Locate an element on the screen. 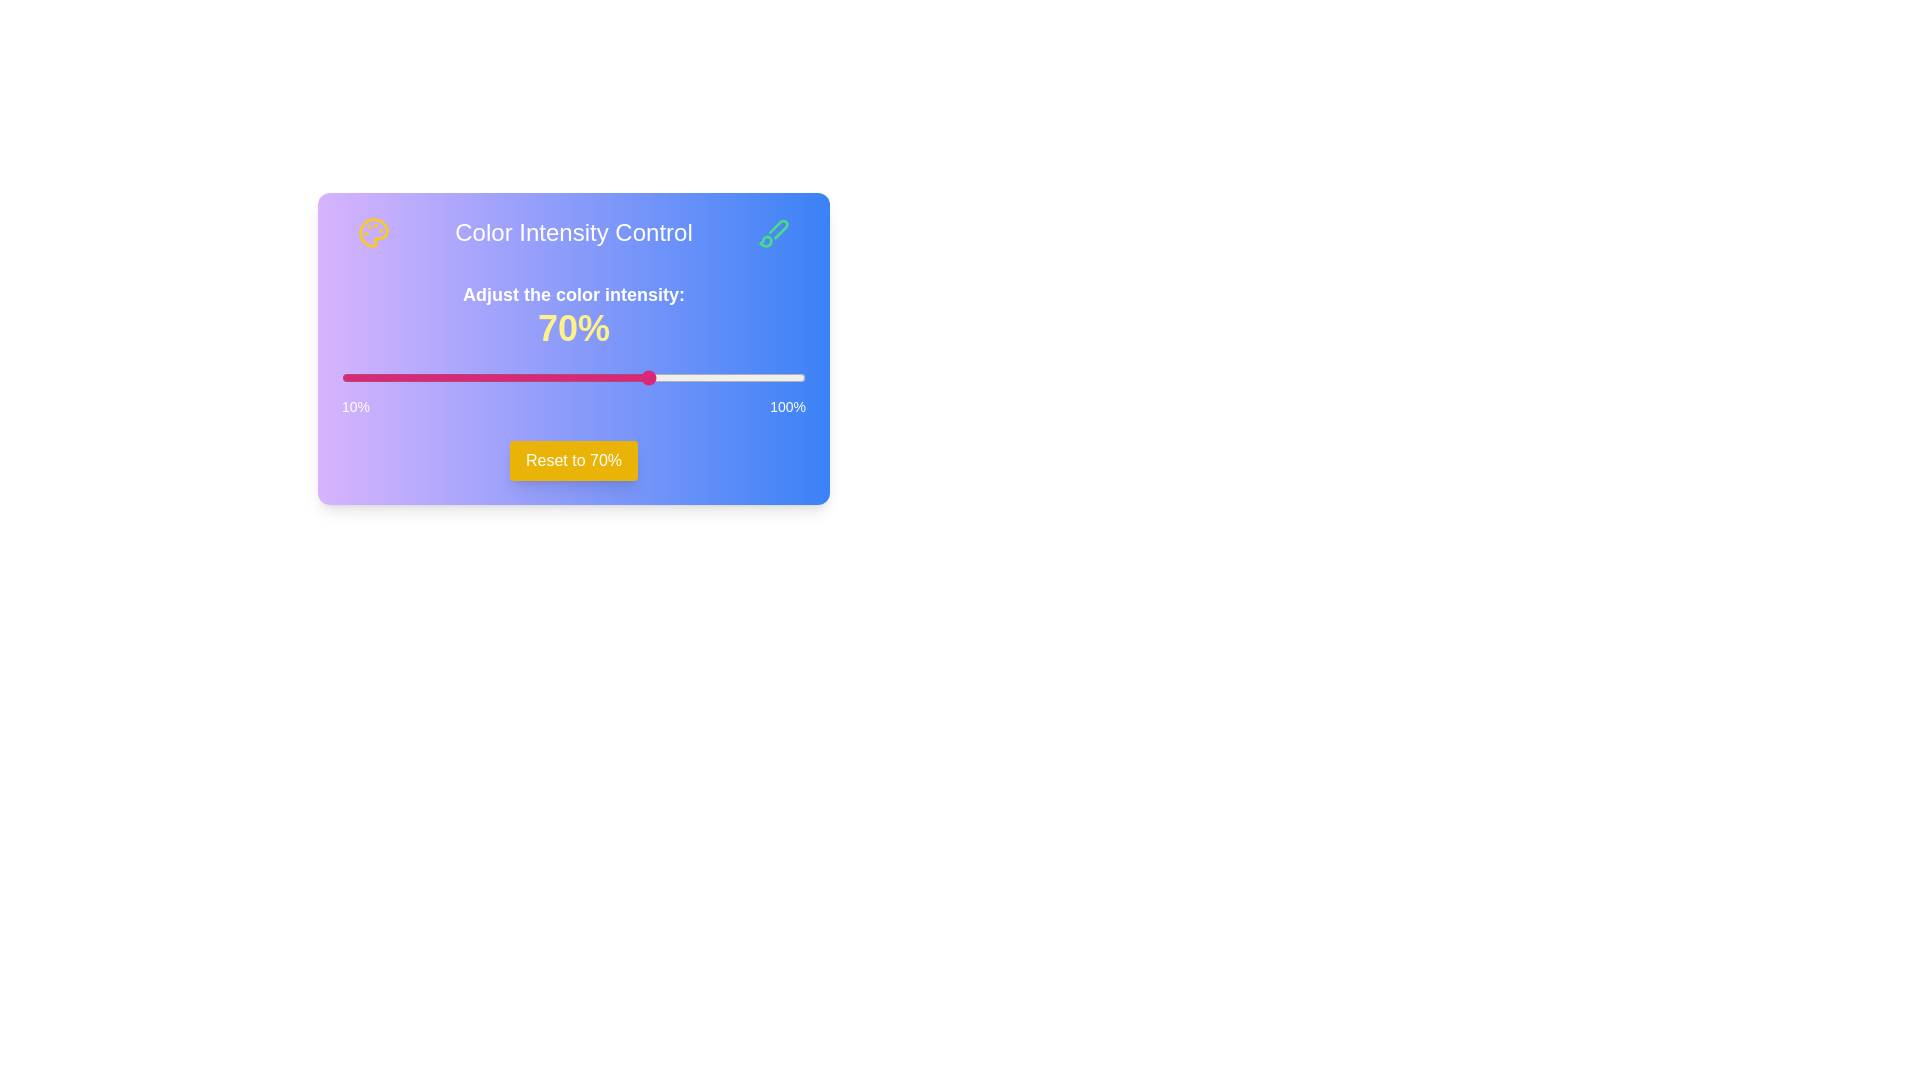  the brush icon to interact with it is located at coordinates (772, 231).